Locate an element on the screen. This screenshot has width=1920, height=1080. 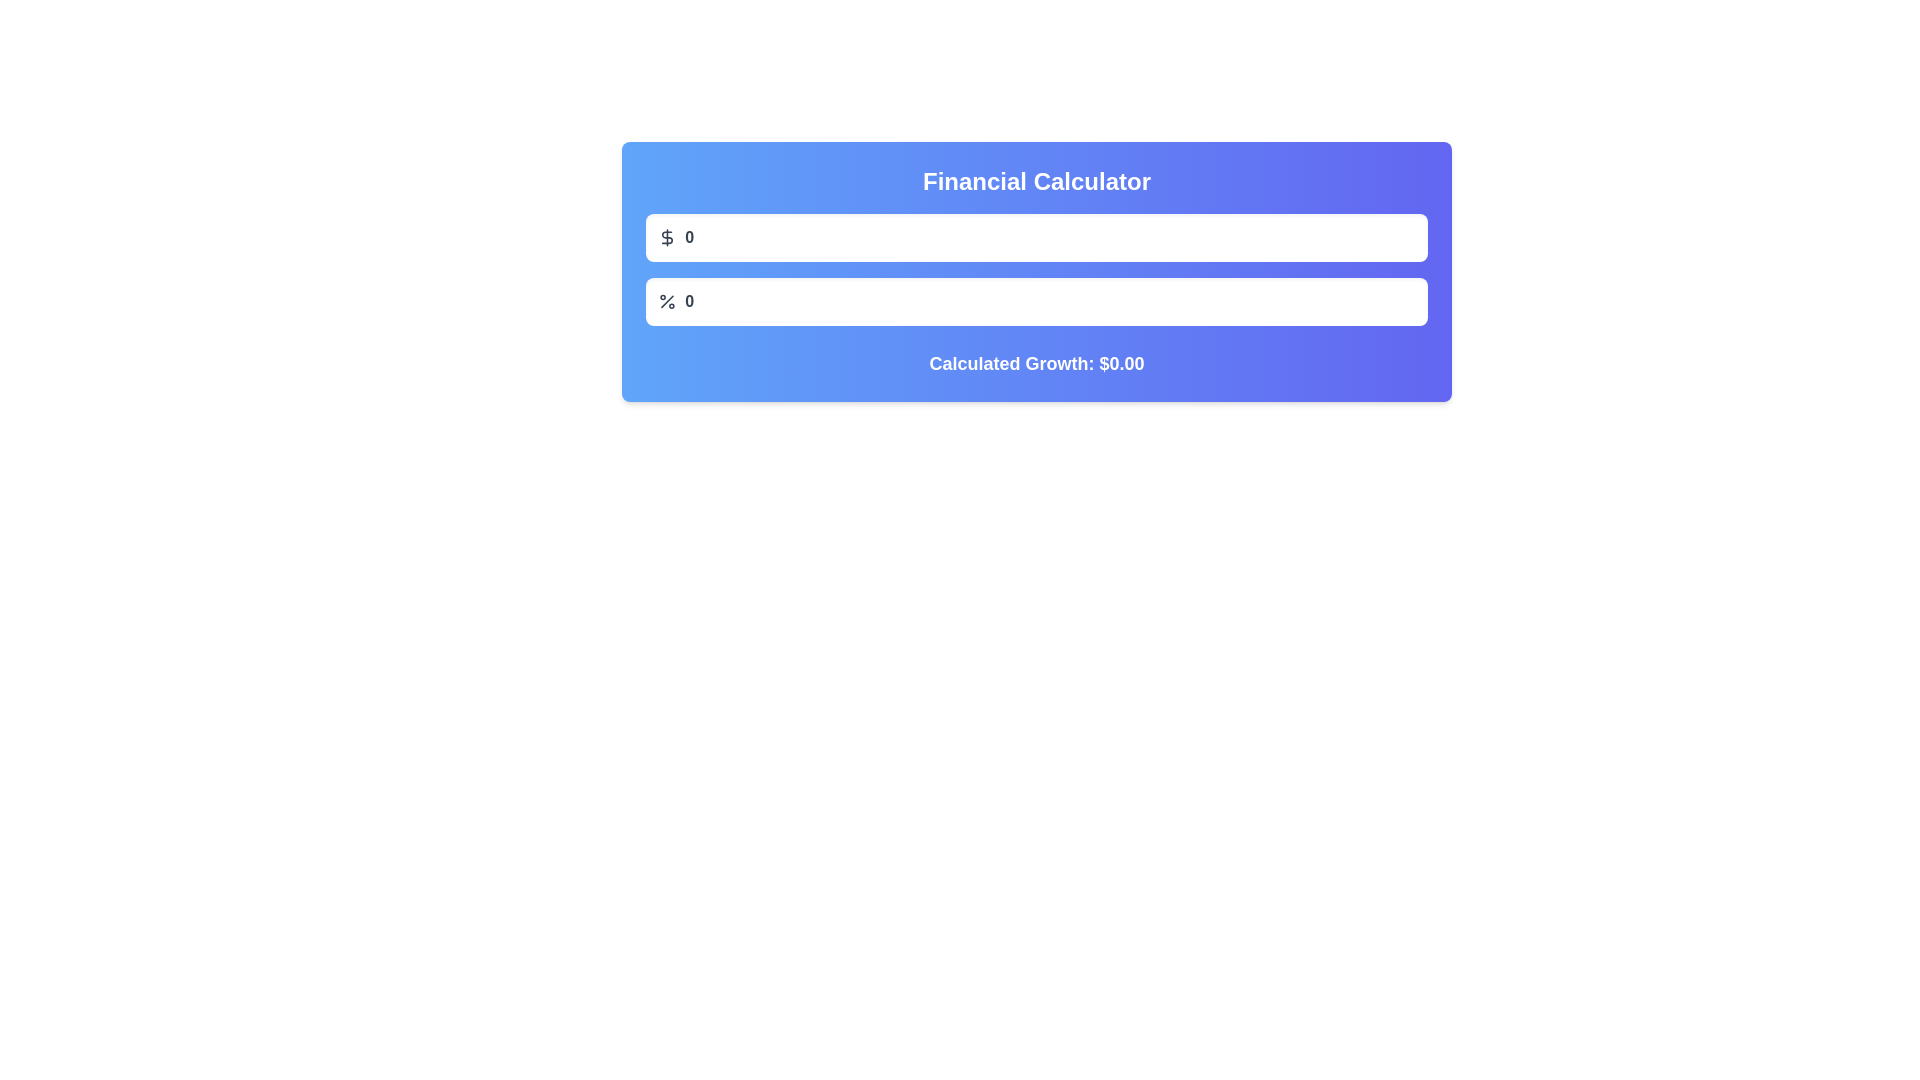
the static text label that displays the calculated growth value in the 'Financial Calculator' section, located at the bottom of the card below the input fields is located at coordinates (1036, 363).